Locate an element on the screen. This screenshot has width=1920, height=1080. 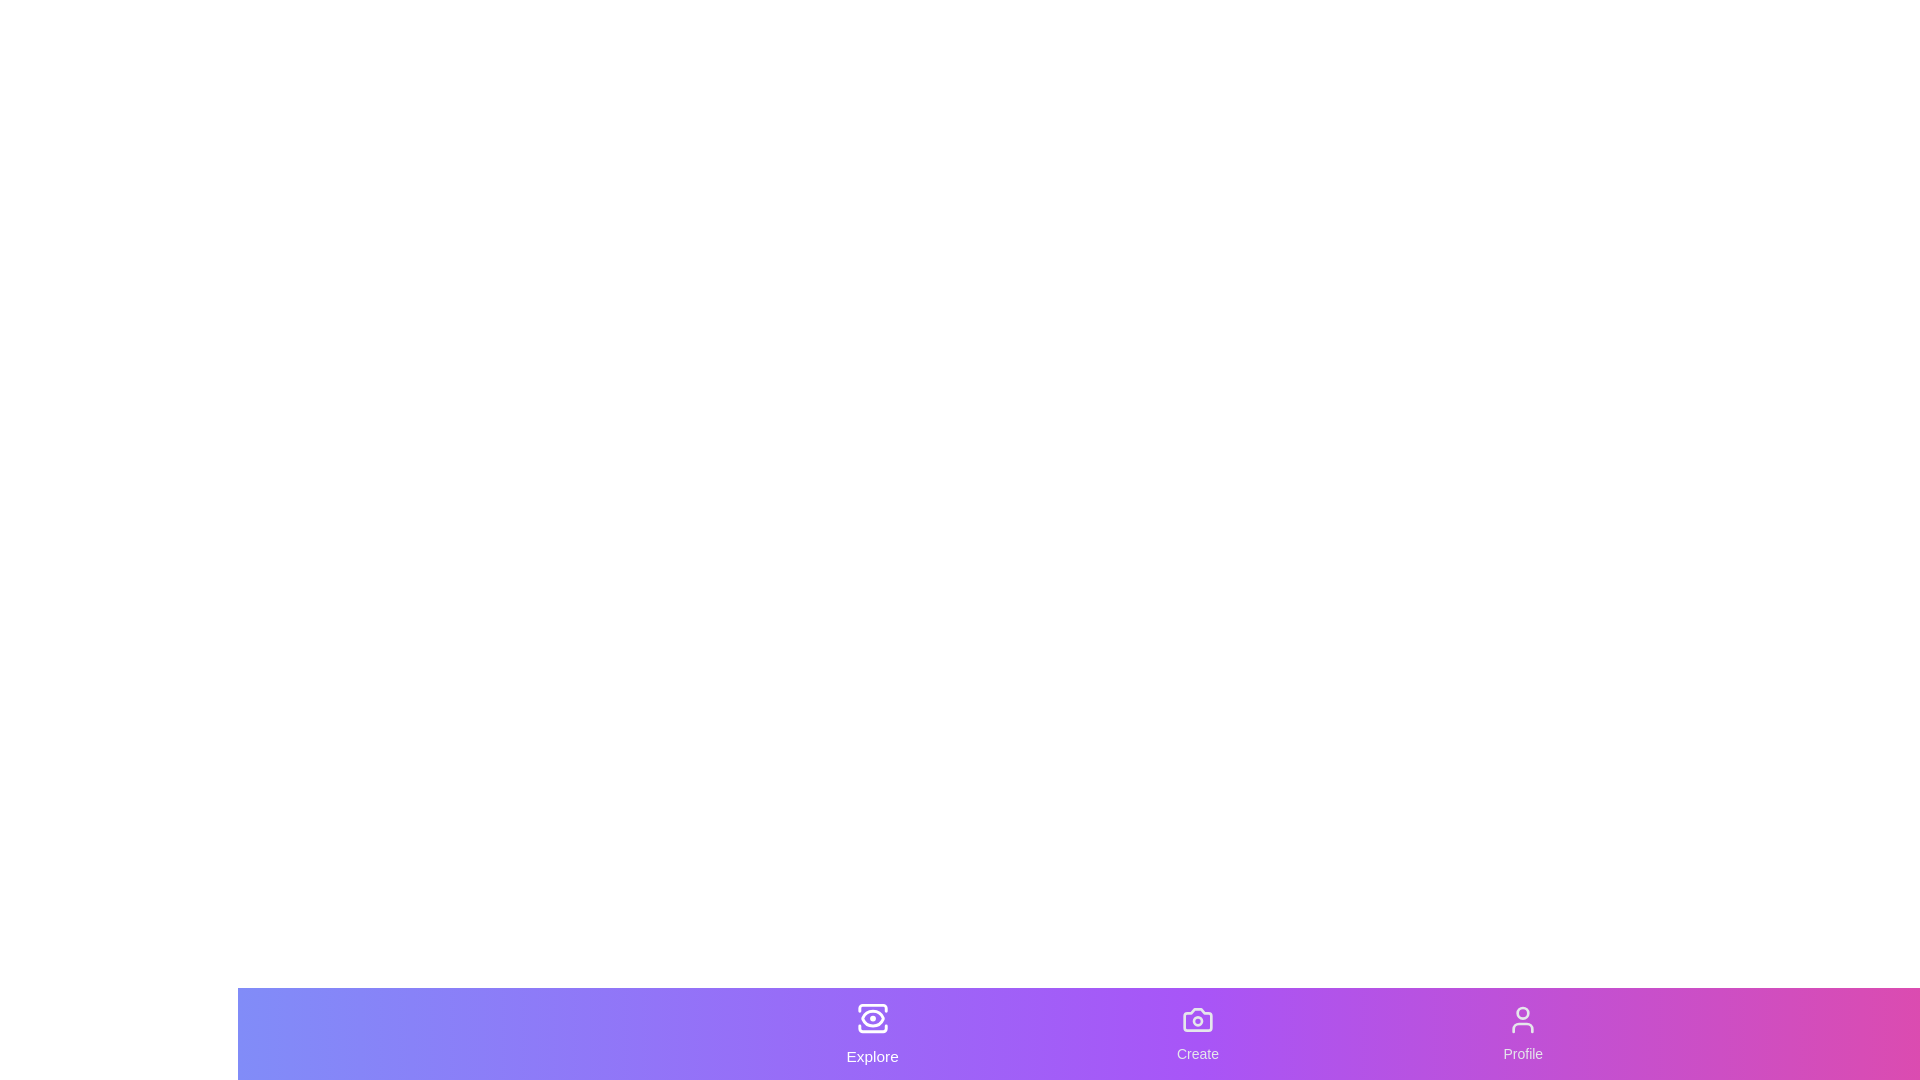
the 'Explore' tab to activate it is located at coordinates (872, 1033).